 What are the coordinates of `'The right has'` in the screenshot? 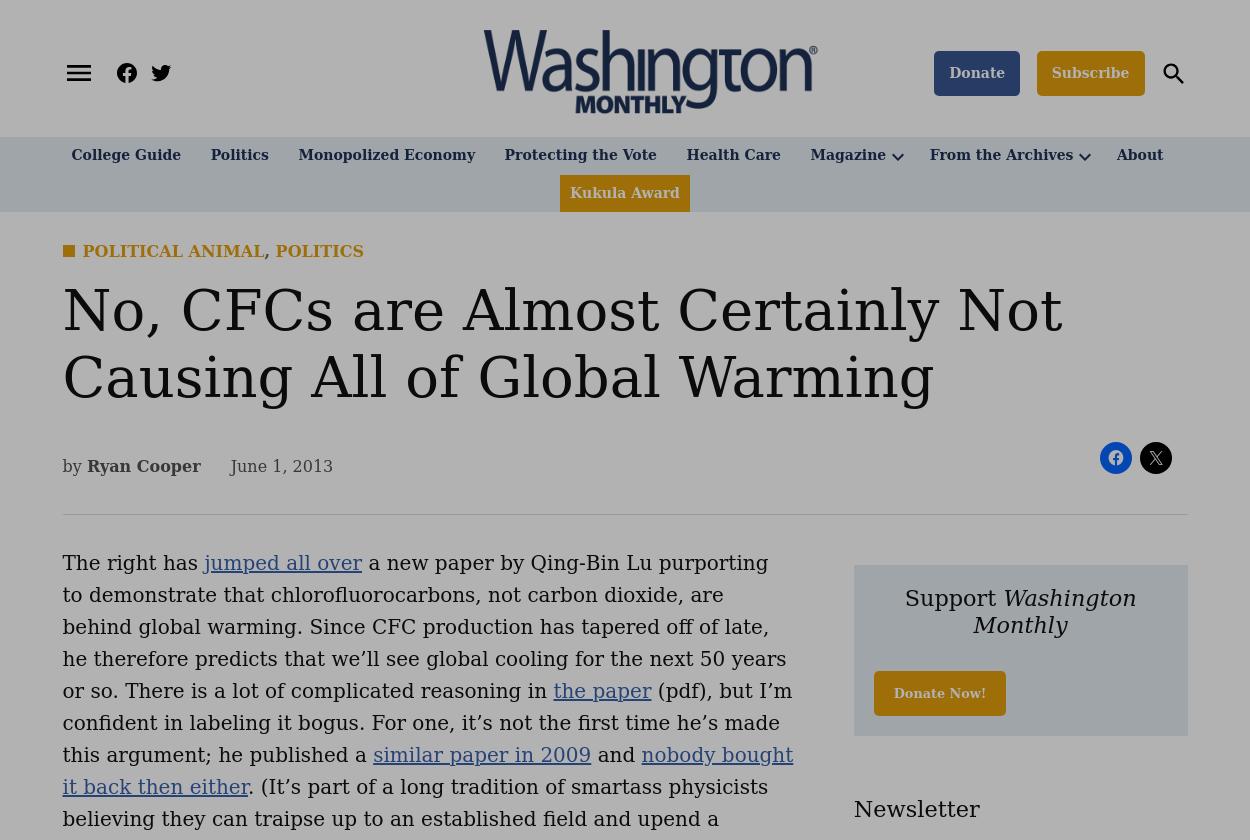 It's located at (62, 562).